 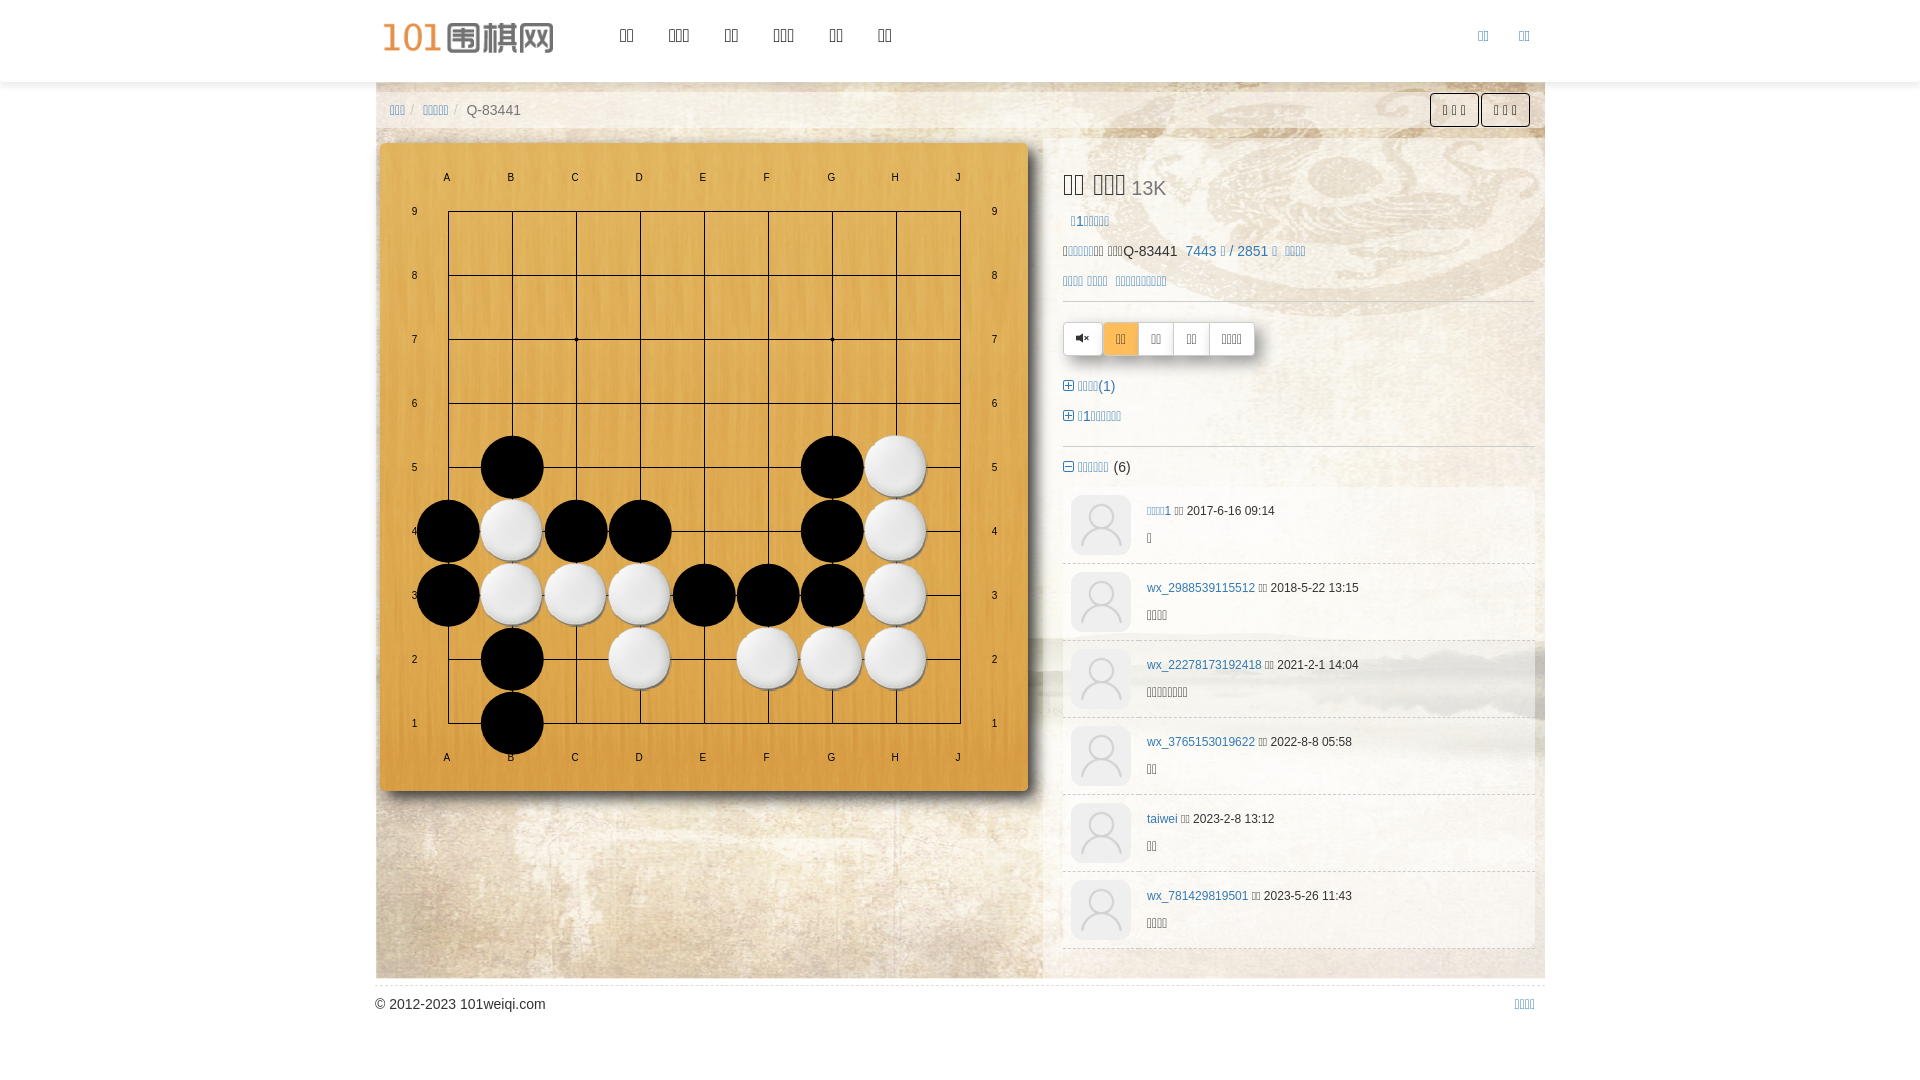 I want to click on 'wx_2988539115512', so click(x=1200, y=586).